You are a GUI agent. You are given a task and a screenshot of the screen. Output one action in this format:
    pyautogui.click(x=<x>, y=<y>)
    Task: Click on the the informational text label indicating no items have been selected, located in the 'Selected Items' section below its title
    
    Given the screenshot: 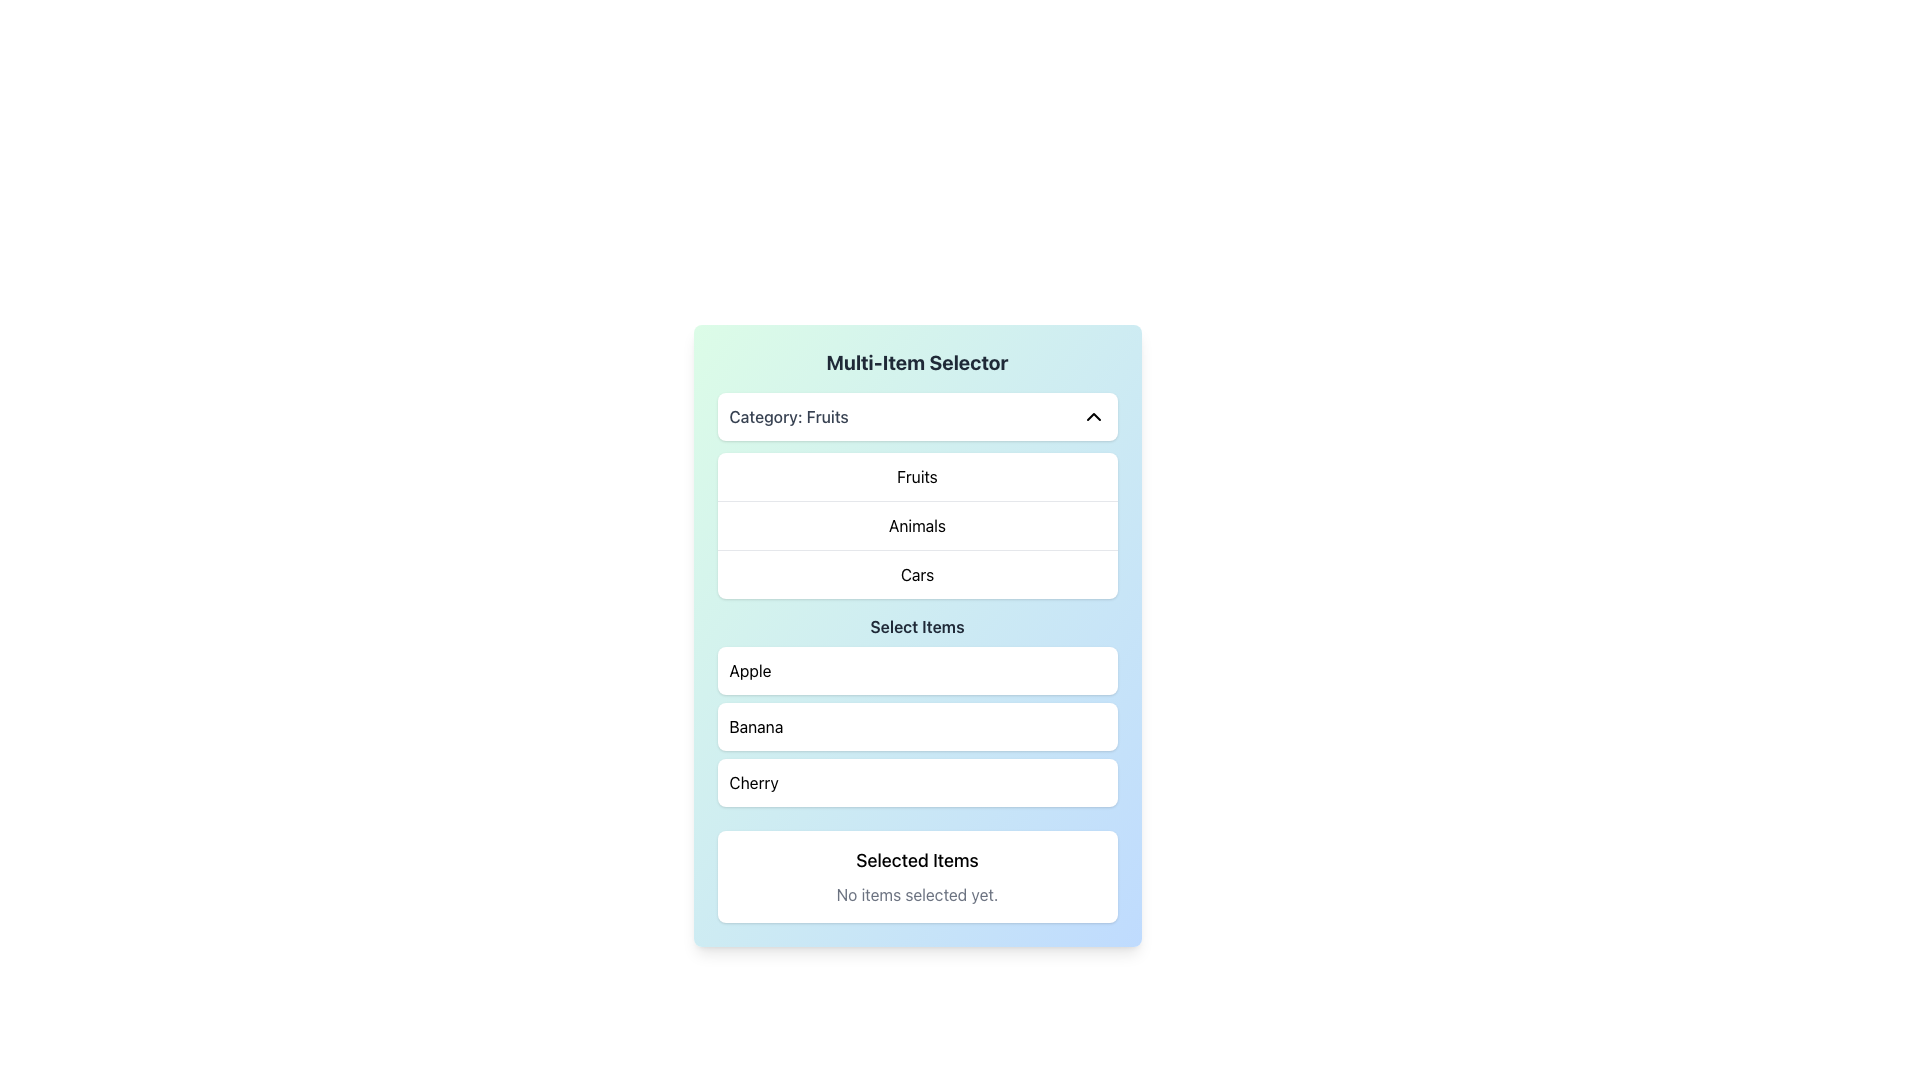 What is the action you would take?
    pyautogui.click(x=916, y=893)
    